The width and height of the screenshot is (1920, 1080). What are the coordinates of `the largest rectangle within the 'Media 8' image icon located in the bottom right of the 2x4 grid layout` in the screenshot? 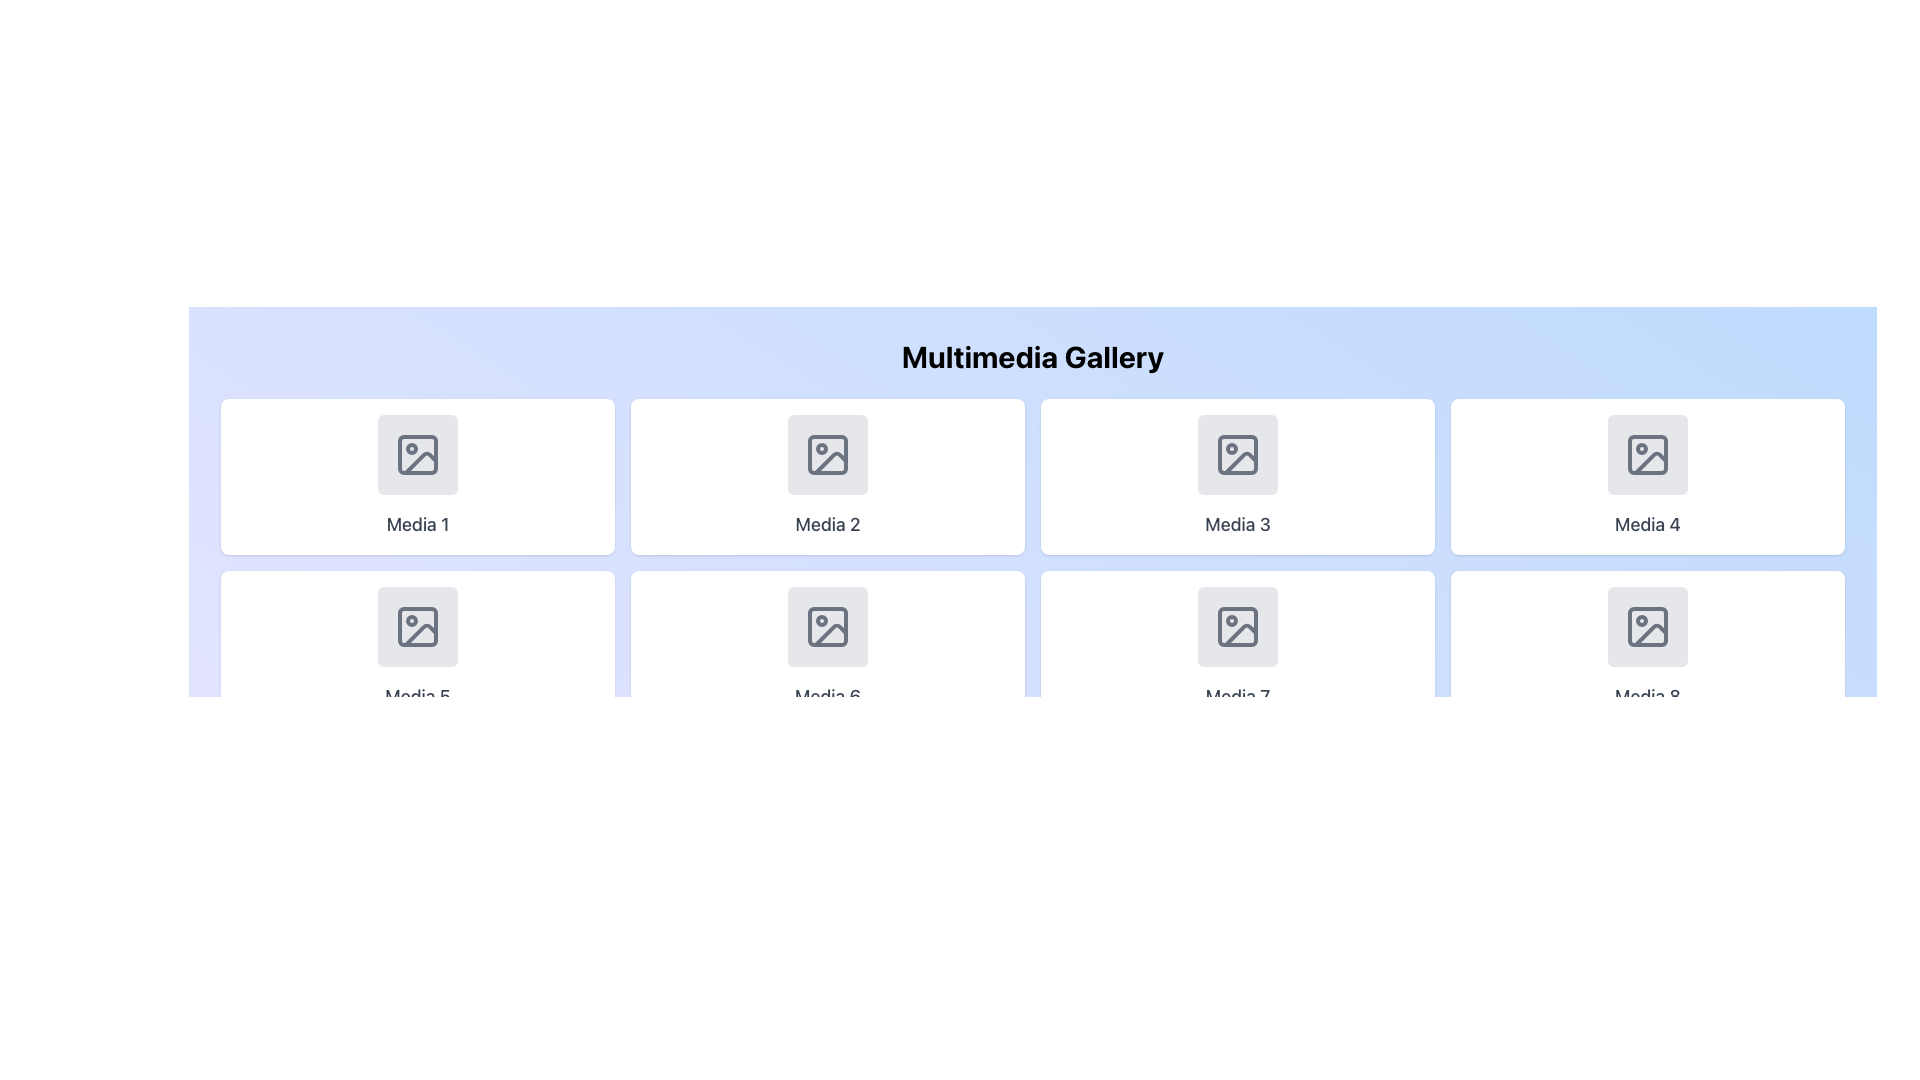 It's located at (1647, 626).